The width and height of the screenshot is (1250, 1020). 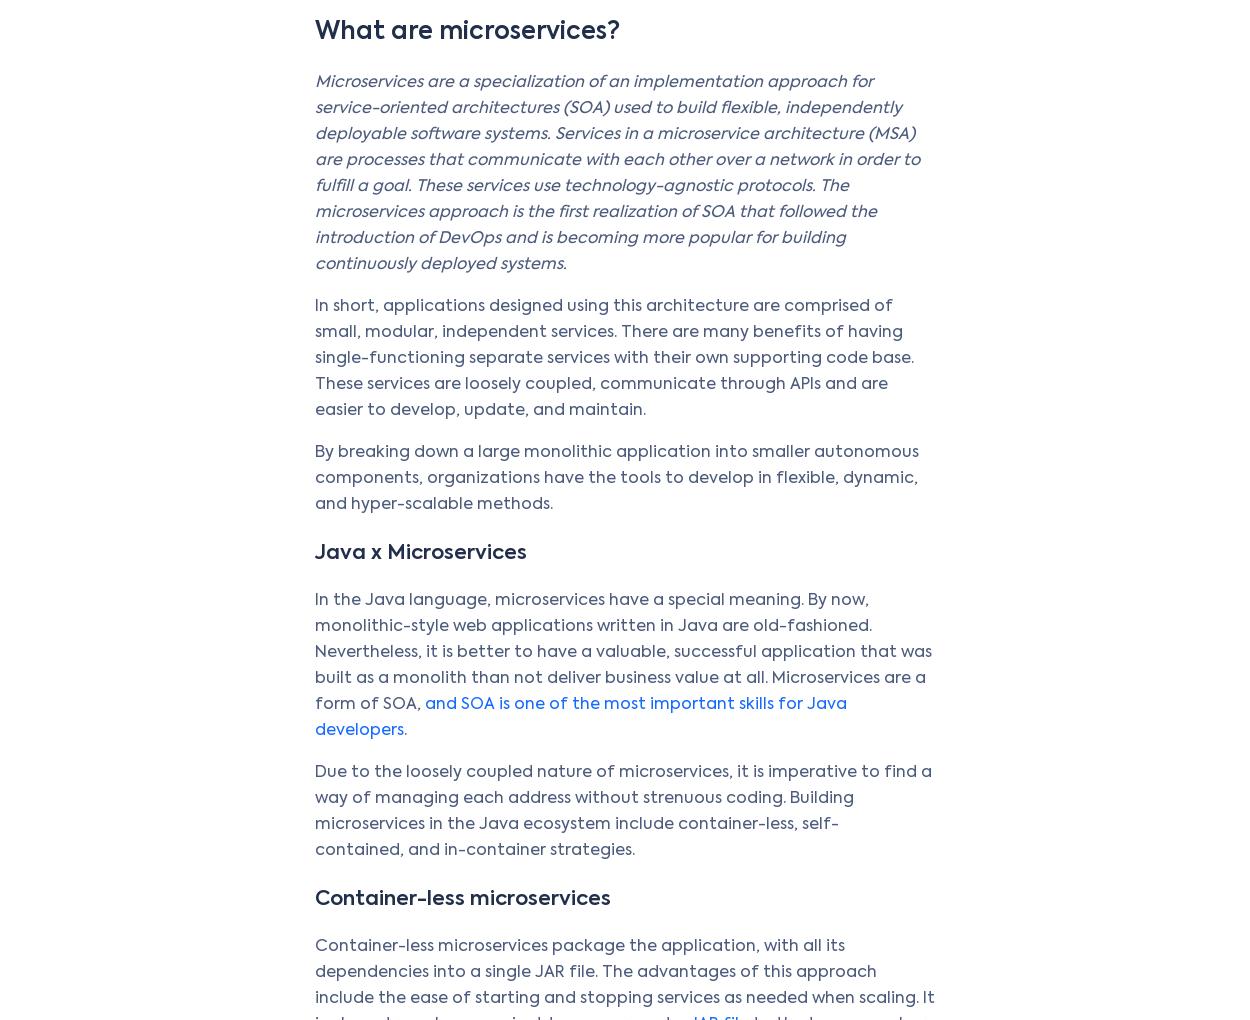 I want to click on 'Media Kit', so click(x=1047, y=680).